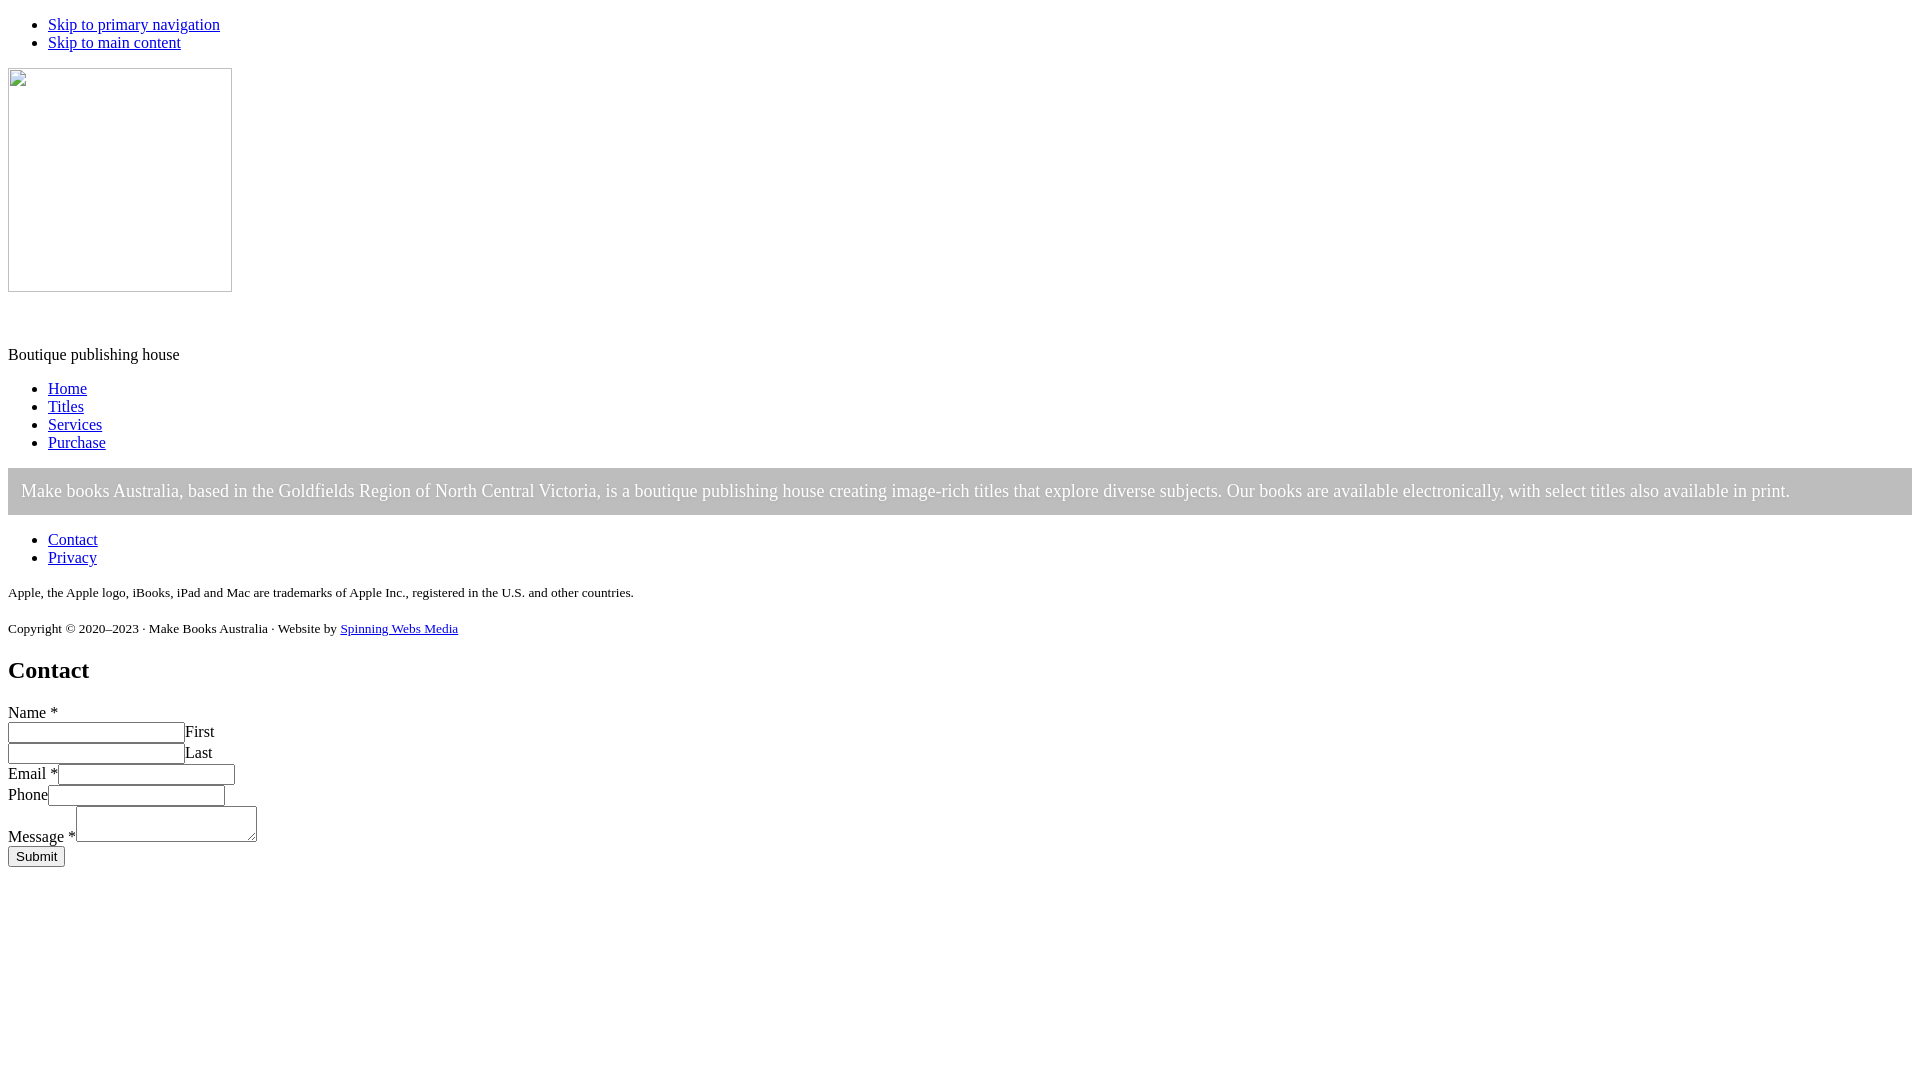 Image resolution: width=1920 pixels, height=1080 pixels. Describe the element at coordinates (113, 42) in the screenshot. I see `'Skip to main content'` at that location.